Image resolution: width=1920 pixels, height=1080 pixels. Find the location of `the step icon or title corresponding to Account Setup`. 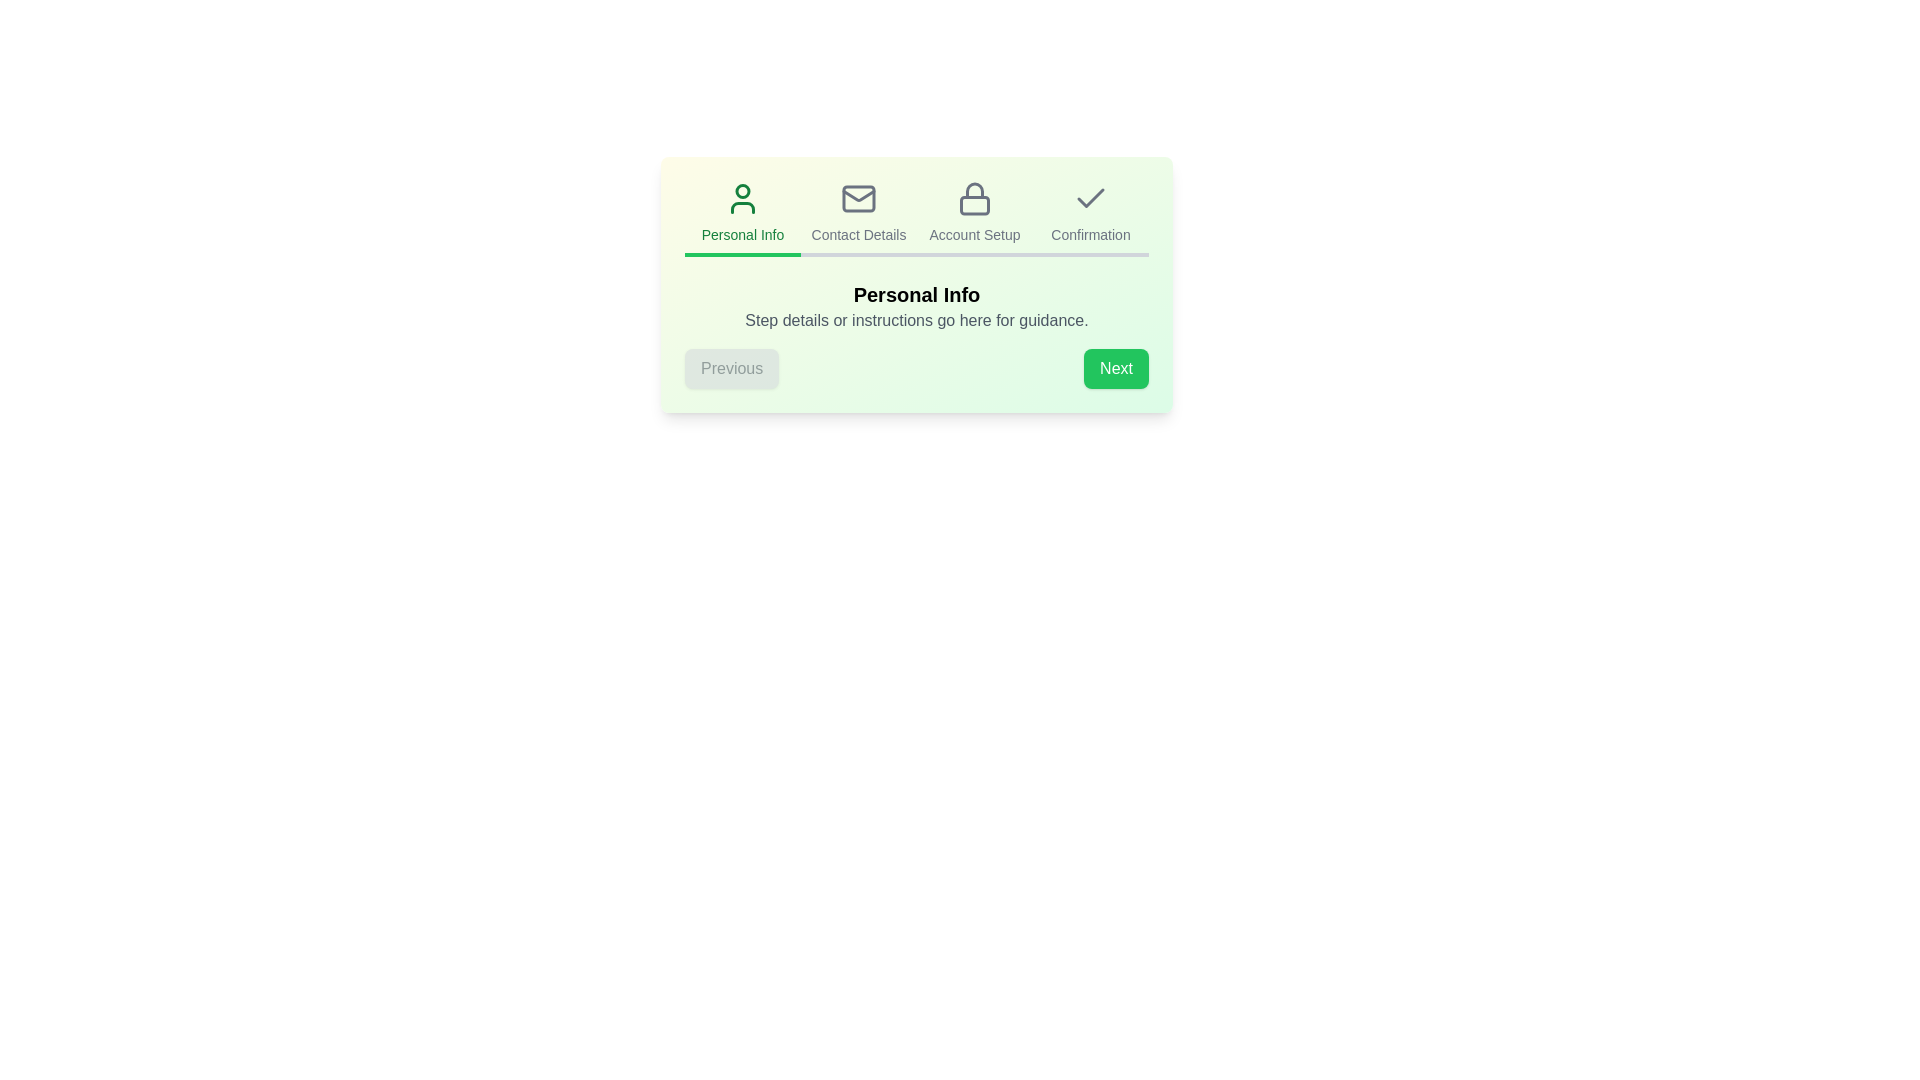

the step icon or title corresponding to Account Setup is located at coordinates (974, 219).